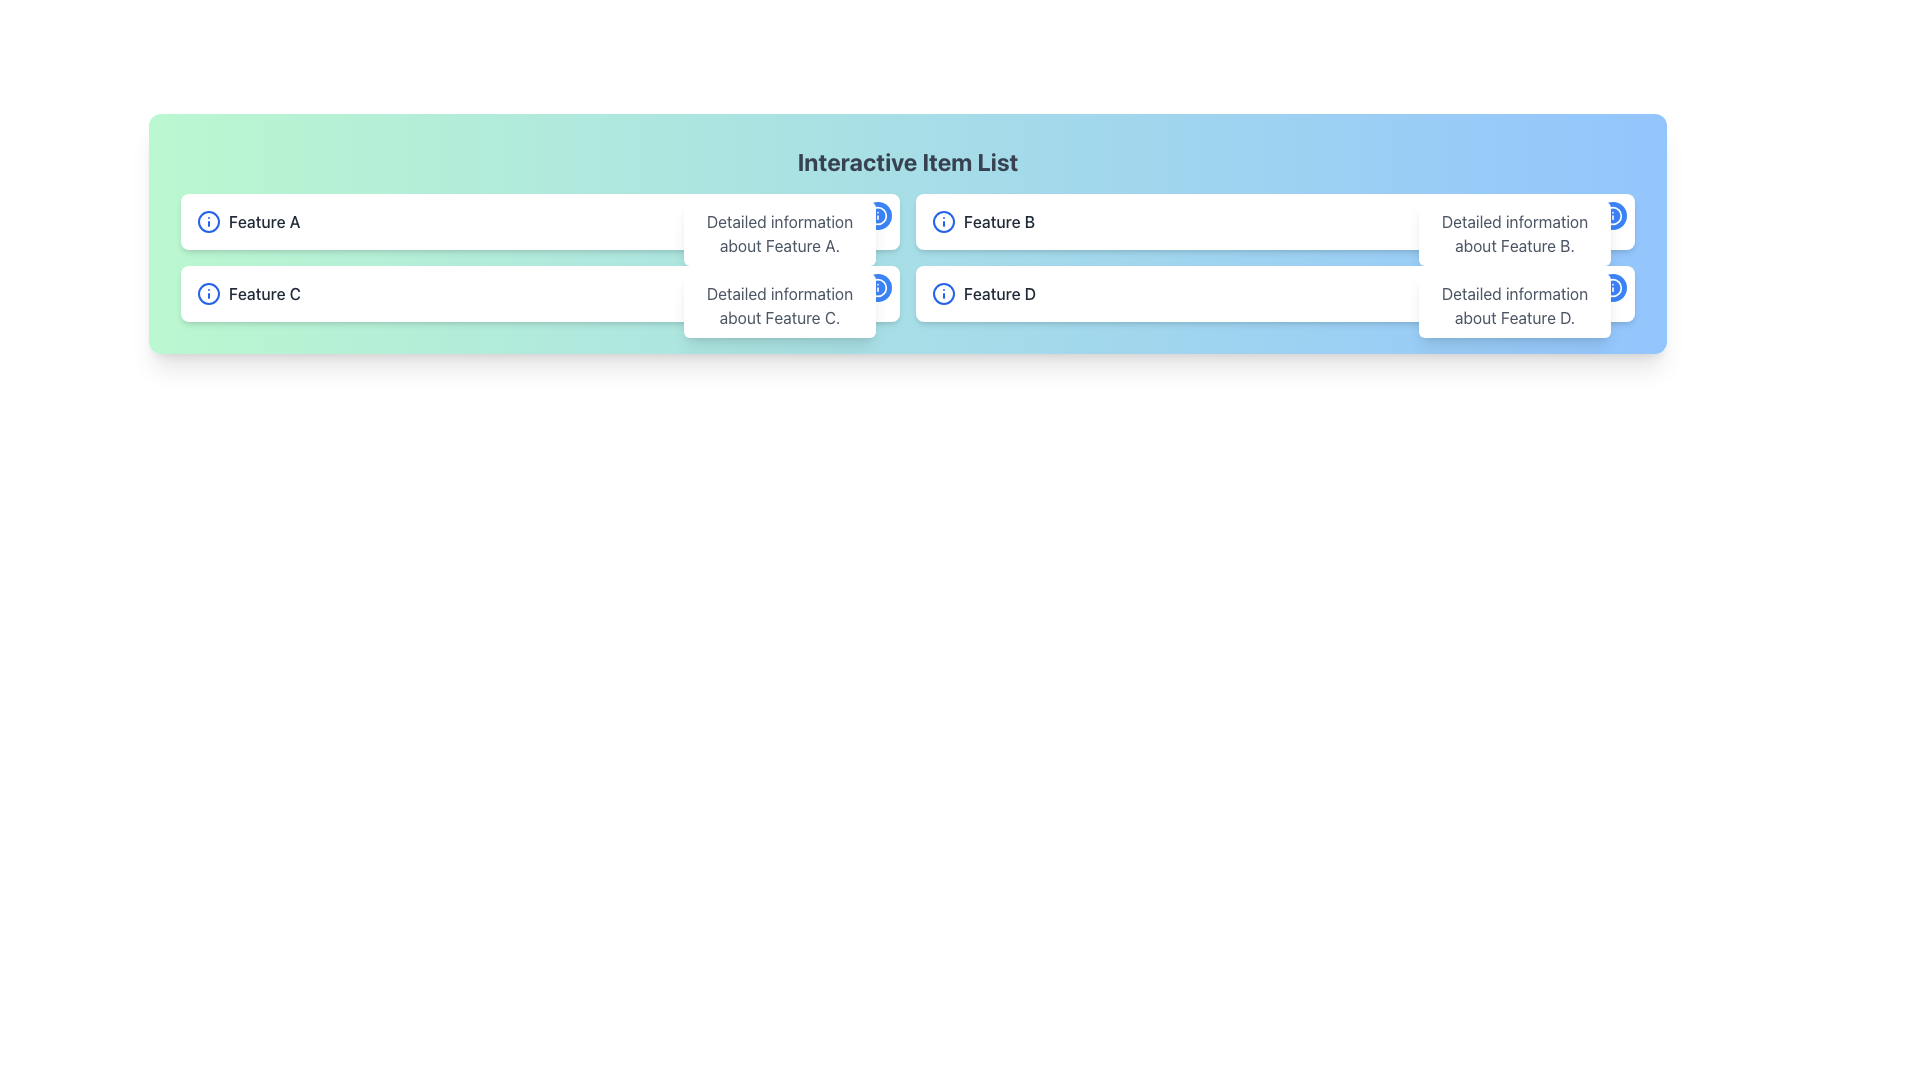 This screenshot has height=1080, width=1920. I want to click on the SVG circle element that serves as a background for the 'info' icon, which is located on the far right of a feature item in a horizontally structured list, so click(1612, 288).